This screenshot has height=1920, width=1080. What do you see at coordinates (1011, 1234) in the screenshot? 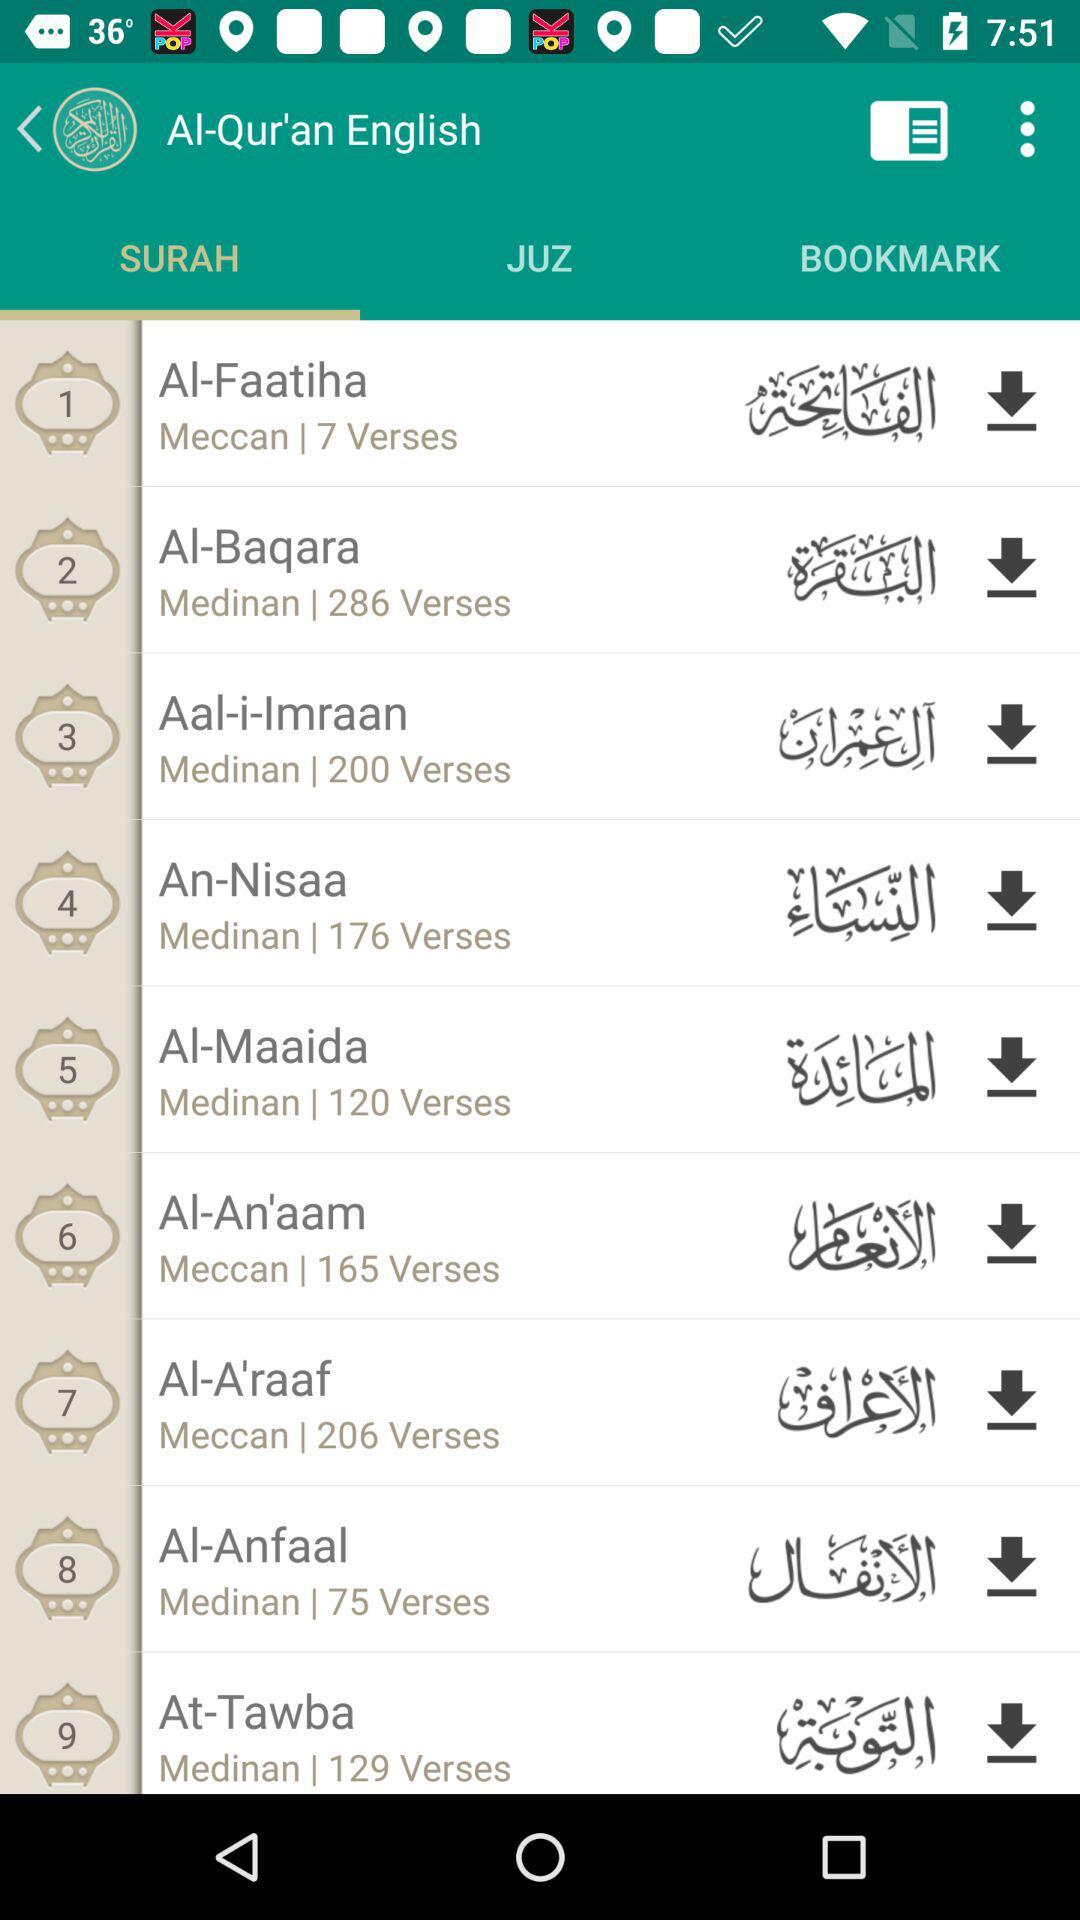
I see `click the button to download` at bounding box center [1011, 1234].